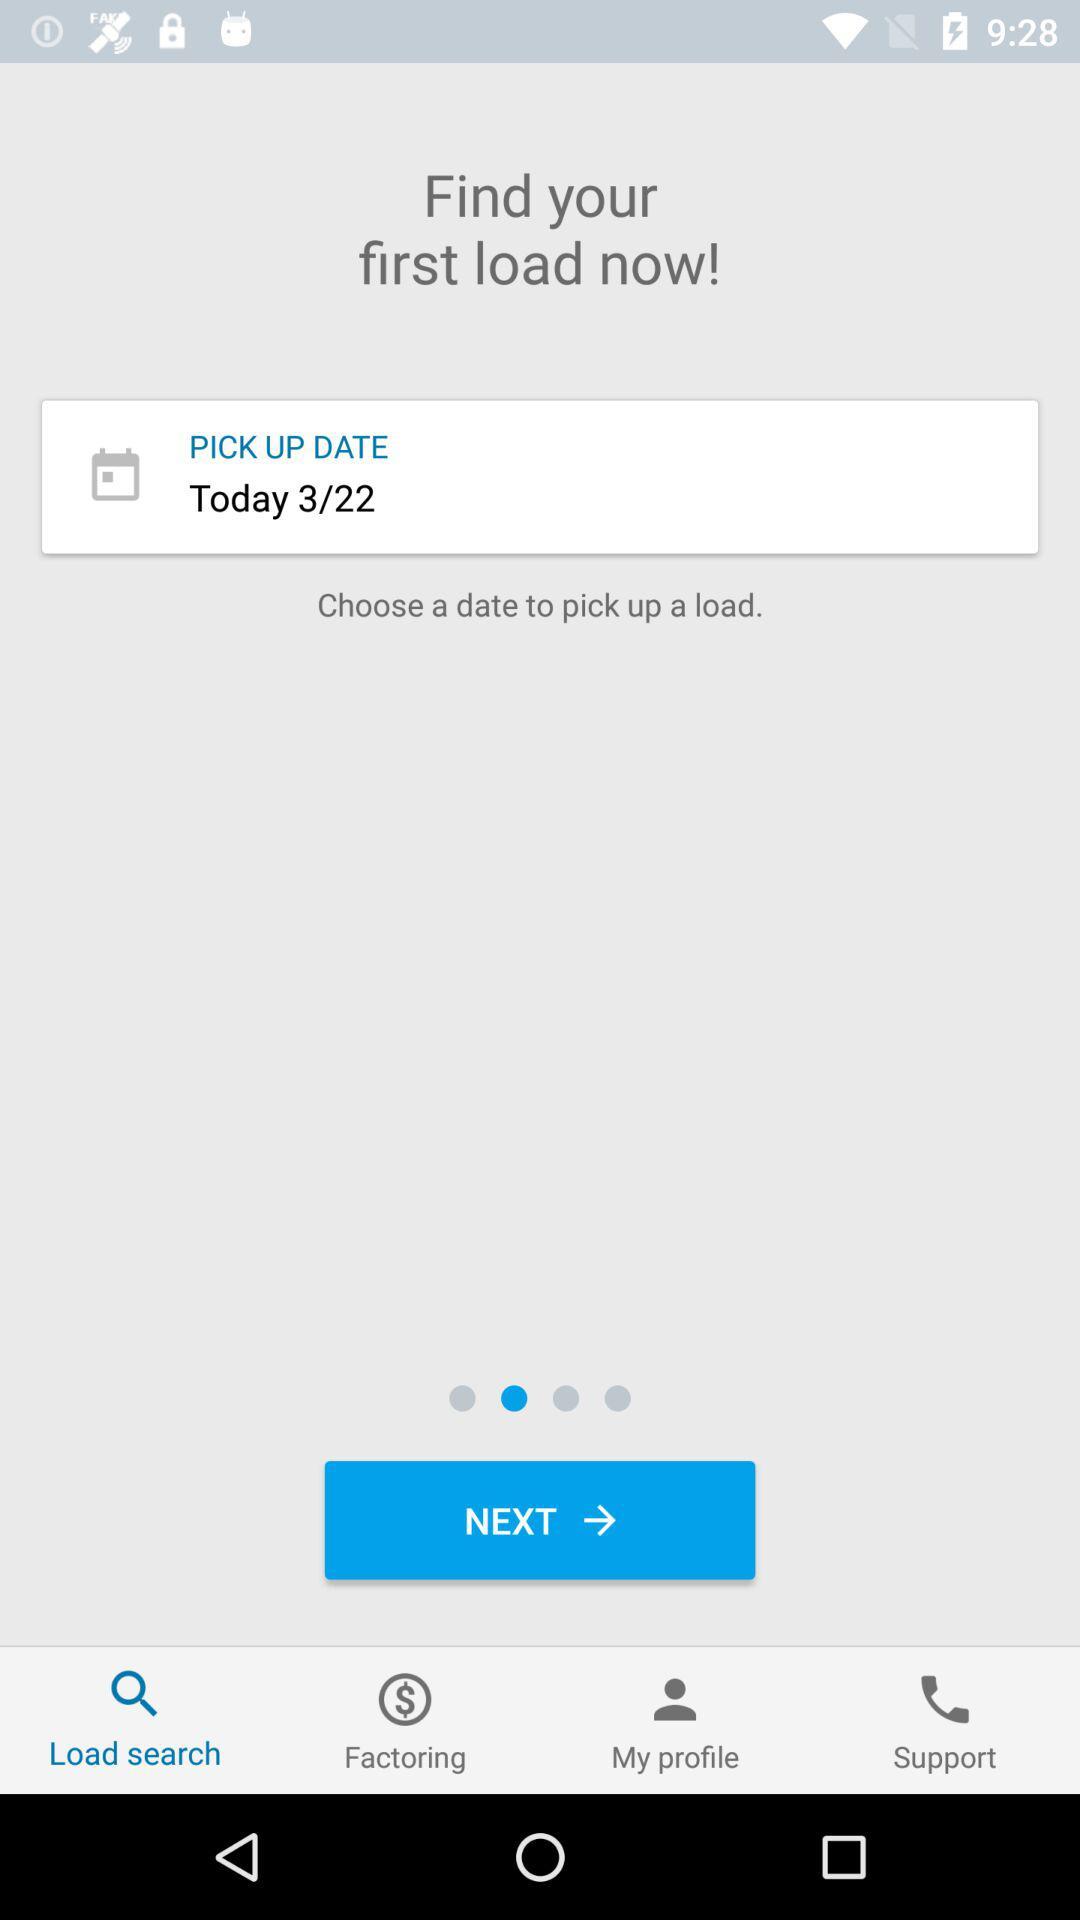 The height and width of the screenshot is (1920, 1080). What do you see at coordinates (945, 1719) in the screenshot?
I see `support on the right side of my profile` at bounding box center [945, 1719].